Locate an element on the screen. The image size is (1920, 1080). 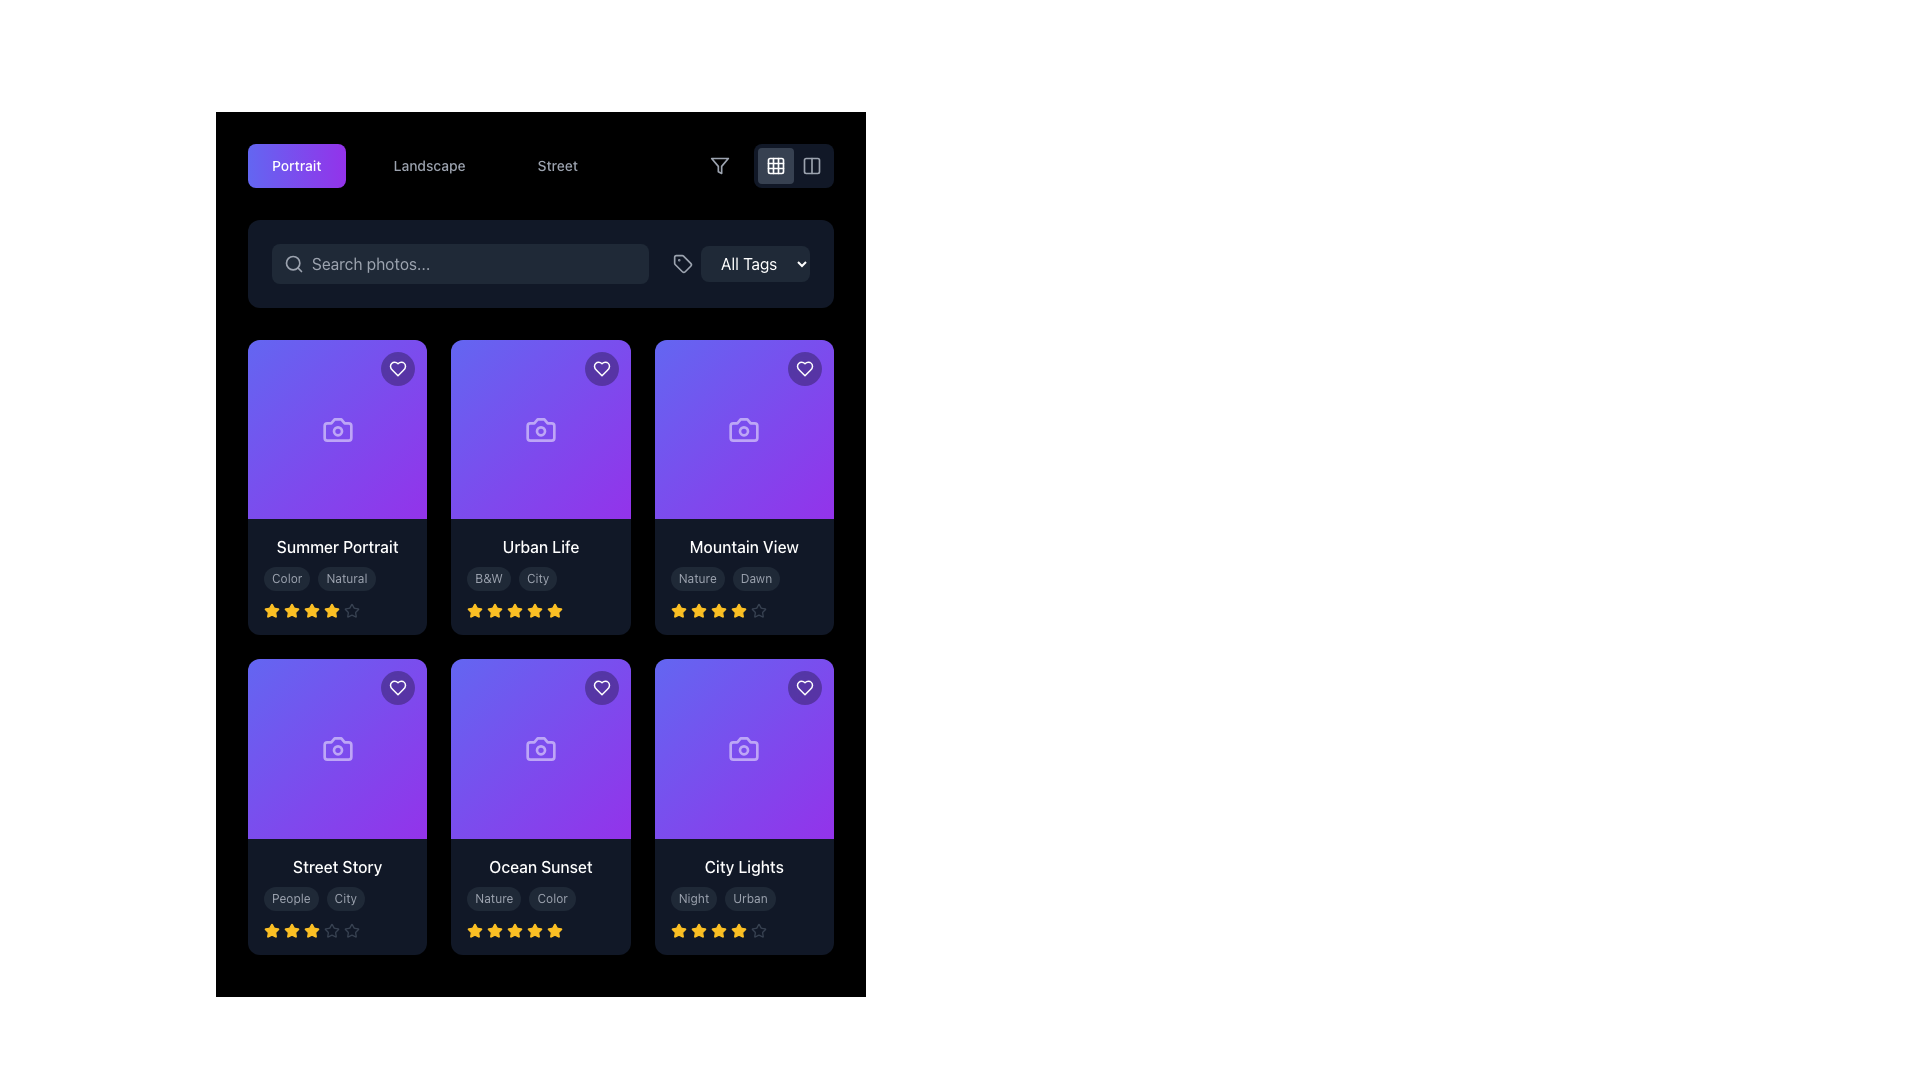
the 'City' tag located below the title 'Urban Life', which is the second tag in a horizontal series of tags in the card layout is located at coordinates (541, 579).